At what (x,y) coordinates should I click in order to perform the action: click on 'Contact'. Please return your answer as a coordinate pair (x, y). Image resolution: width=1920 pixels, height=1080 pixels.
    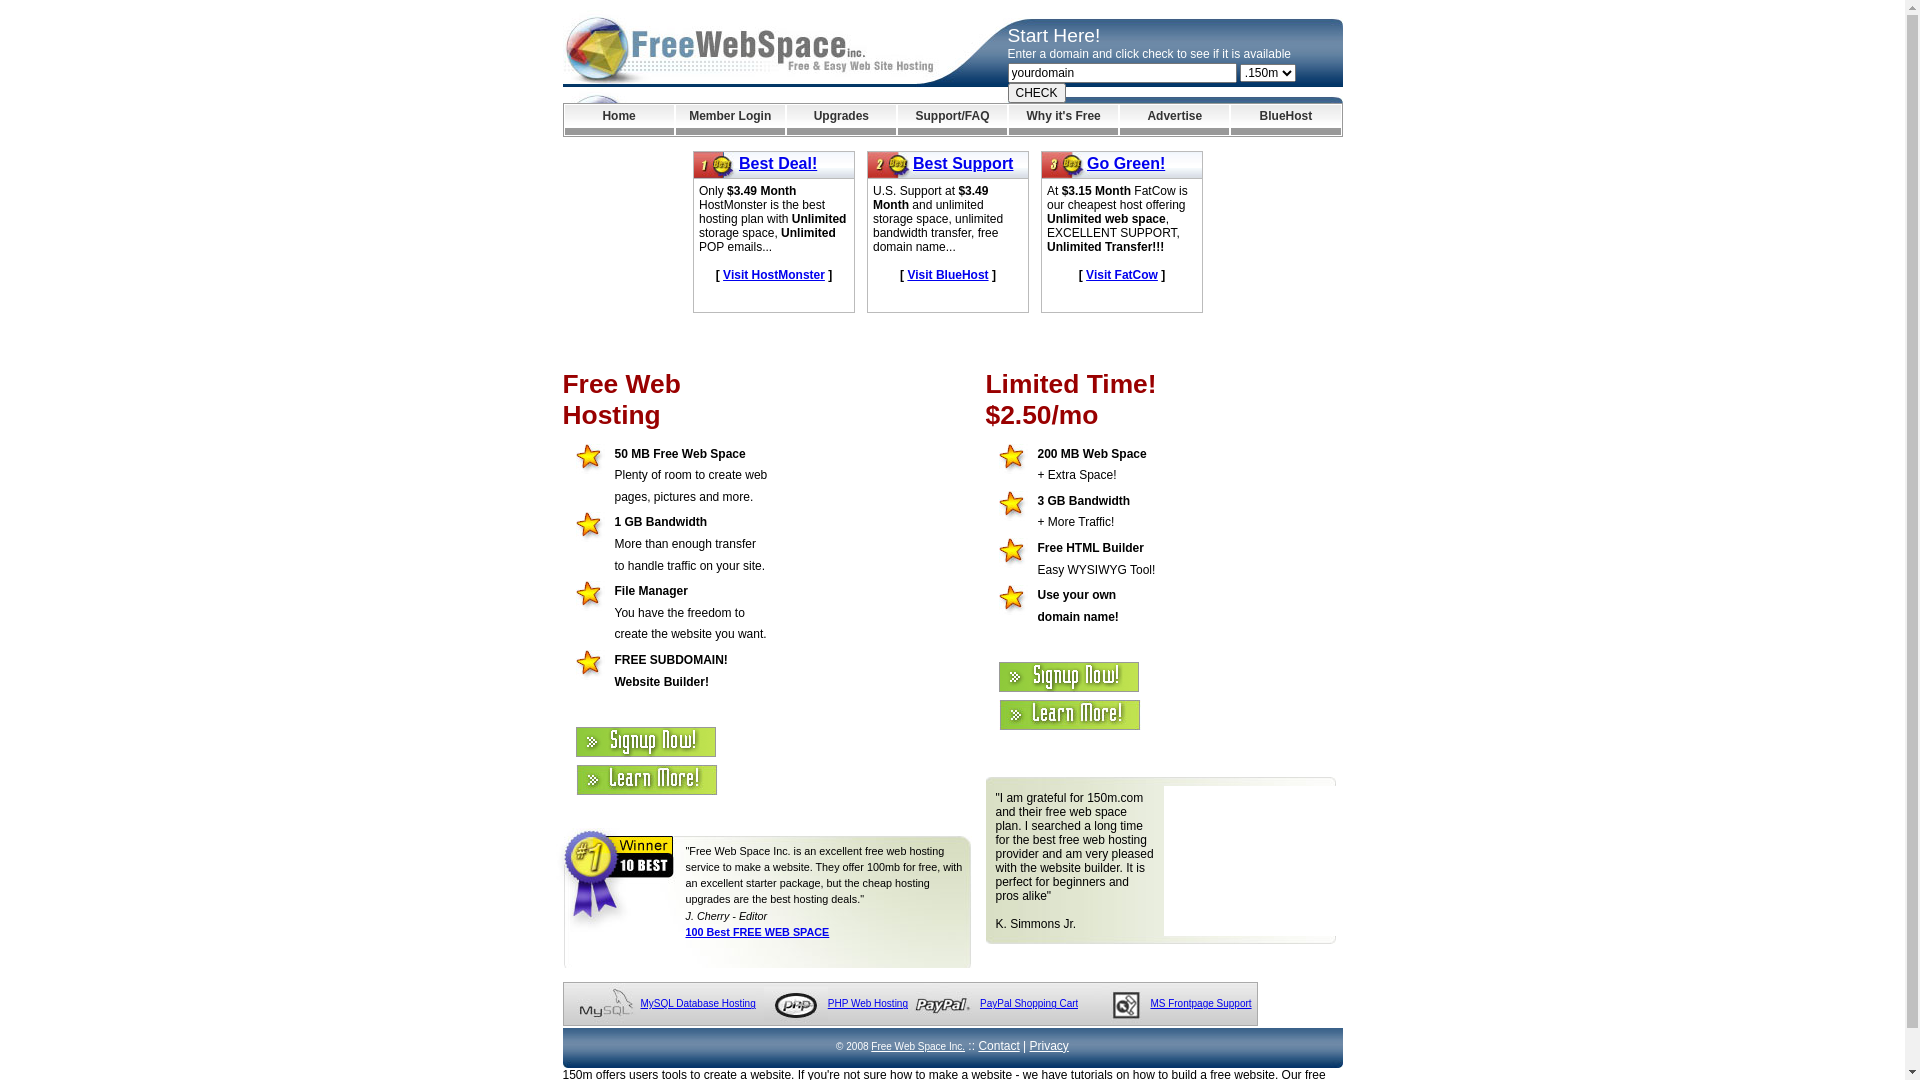
    Looking at the image, I should click on (978, 1044).